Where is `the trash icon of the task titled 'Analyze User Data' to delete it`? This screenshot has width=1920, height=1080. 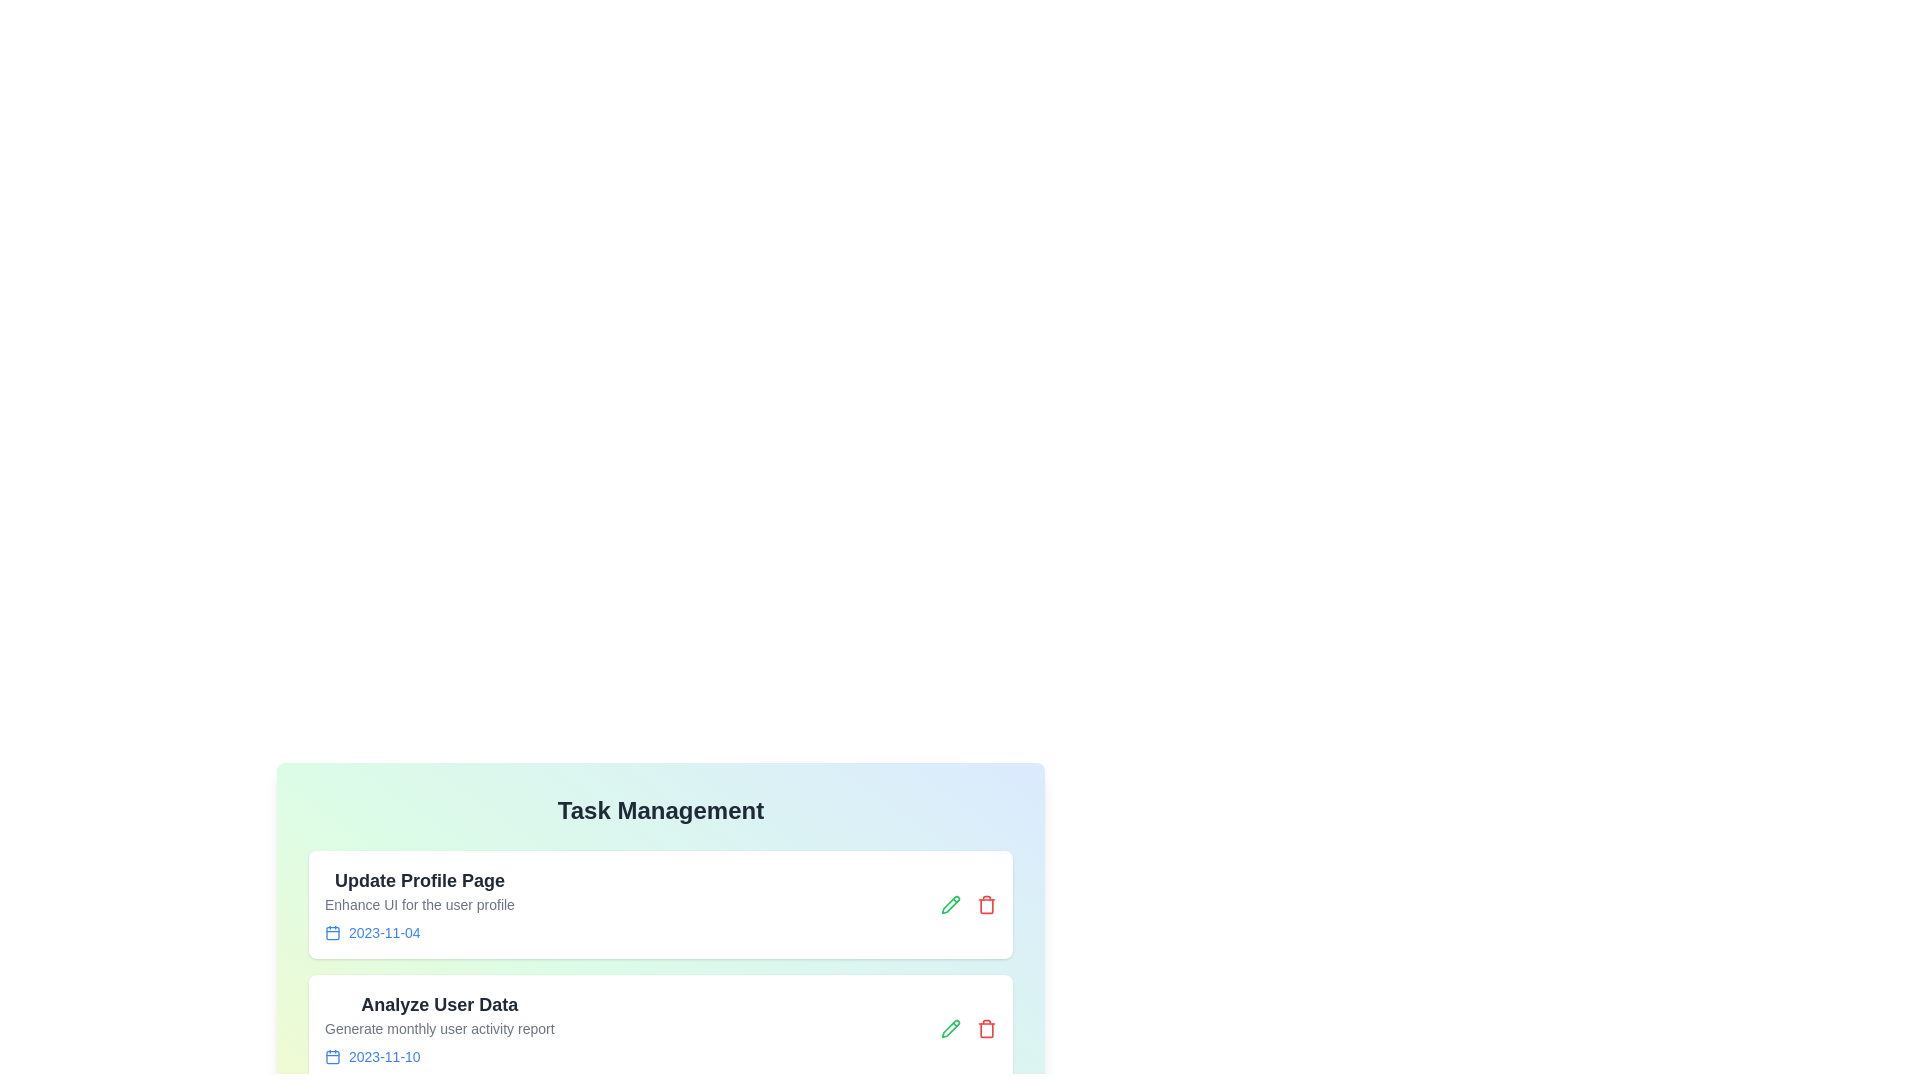 the trash icon of the task titled 'Analyze User Data' to delete it is located at coordinates (987, 1029).